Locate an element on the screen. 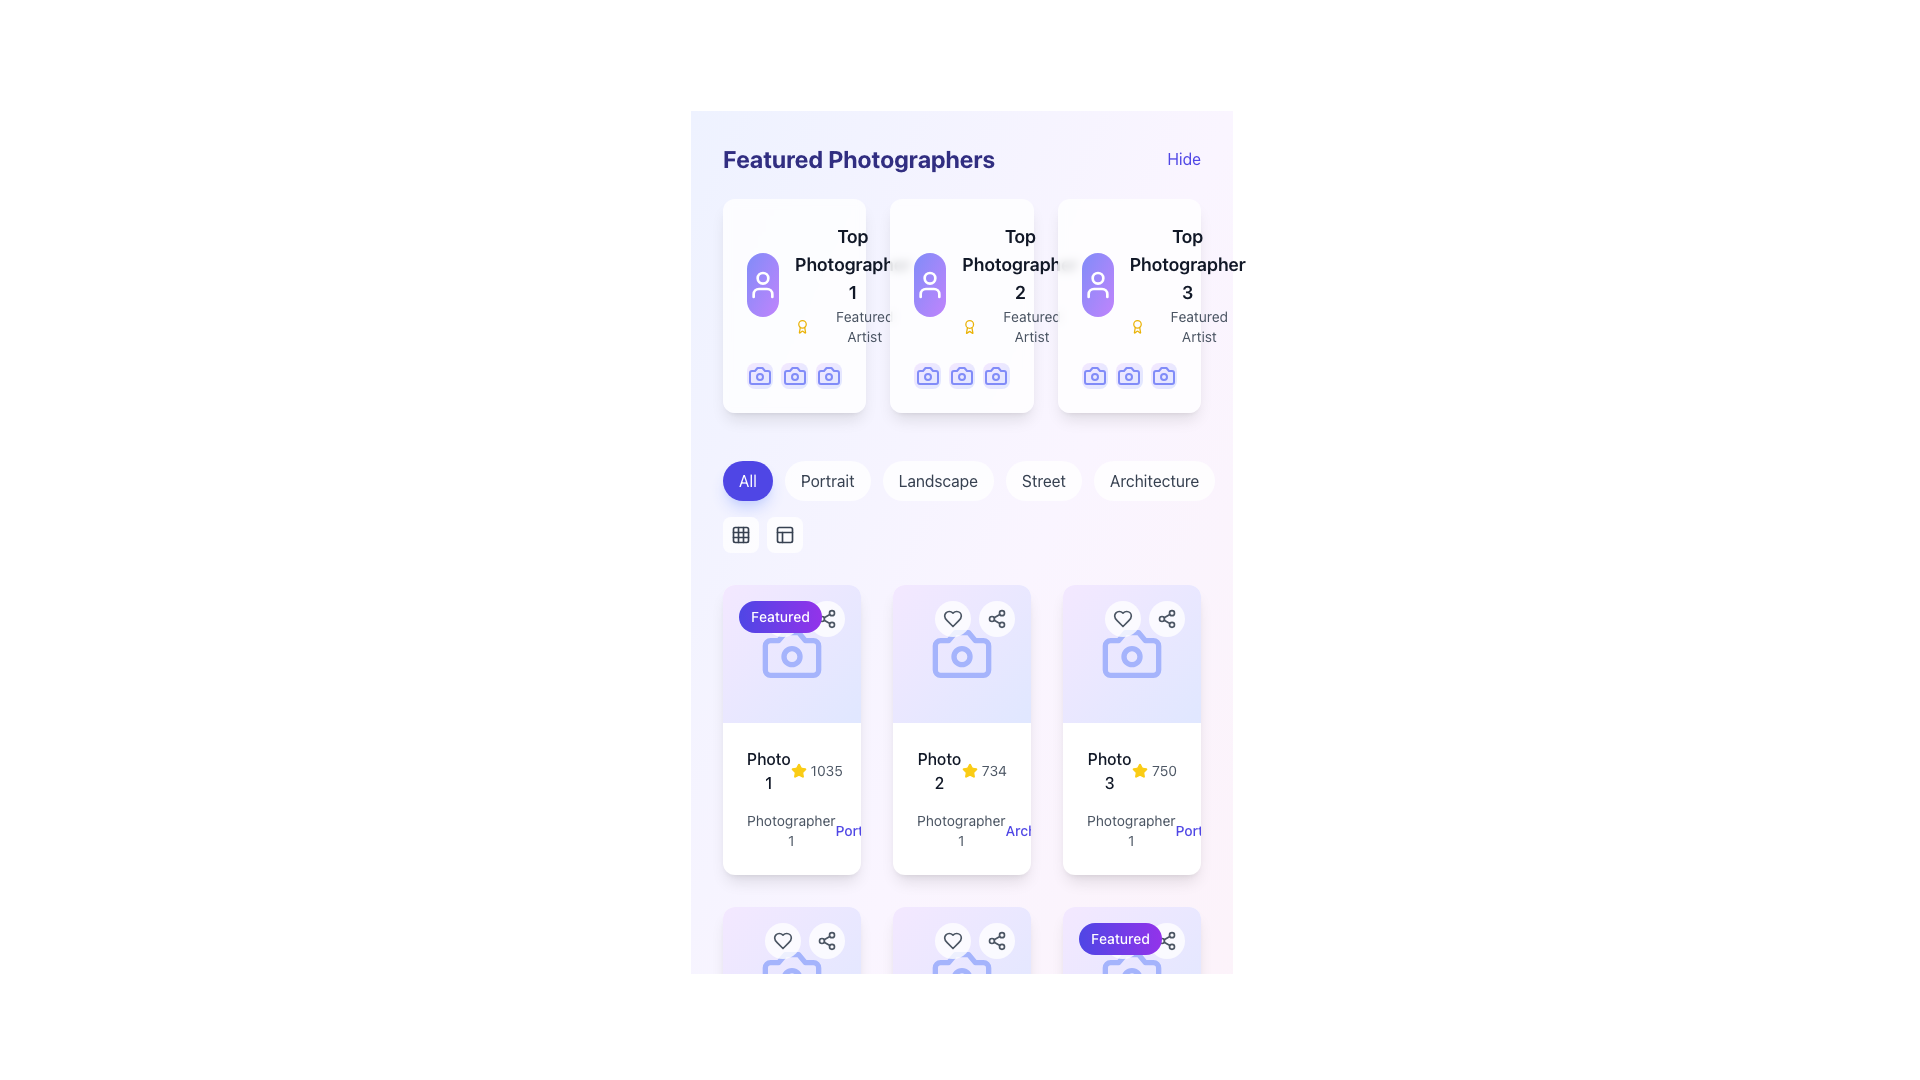 The width and height of the screenshot is (1920, 1080). the camera icon located in the second row, second column of the grid, which symbolizes photography-related content is located at coordinates (961, 974).